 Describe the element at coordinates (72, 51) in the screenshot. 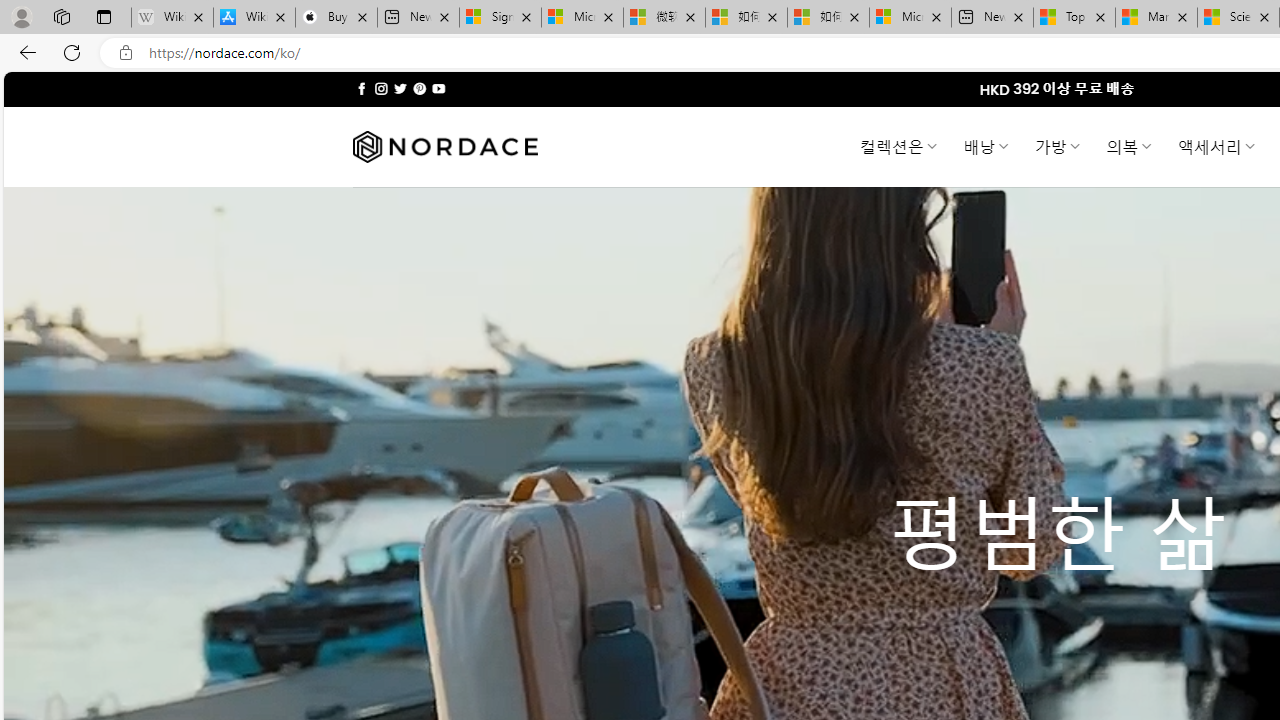

I see `'Refresh'` at that location.